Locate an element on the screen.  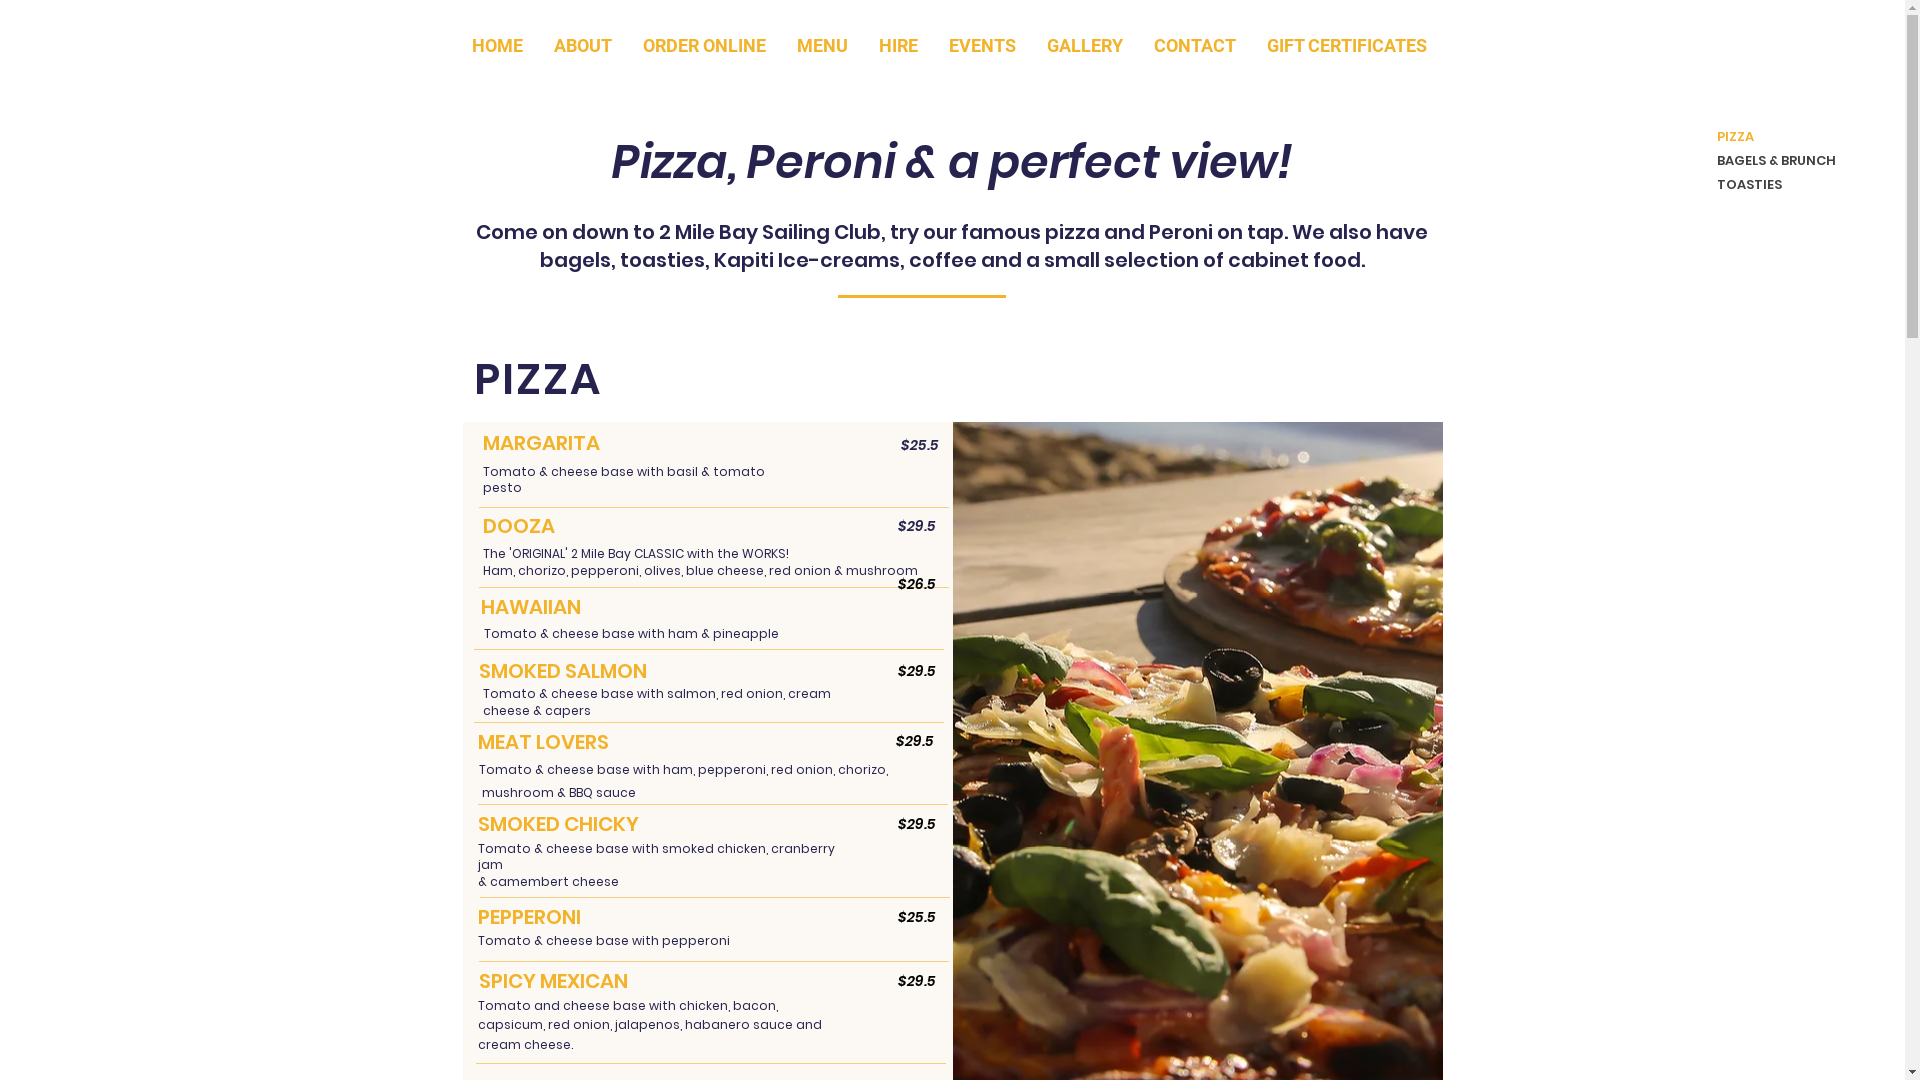
'HIRE' is located at coordinates (897, 45).